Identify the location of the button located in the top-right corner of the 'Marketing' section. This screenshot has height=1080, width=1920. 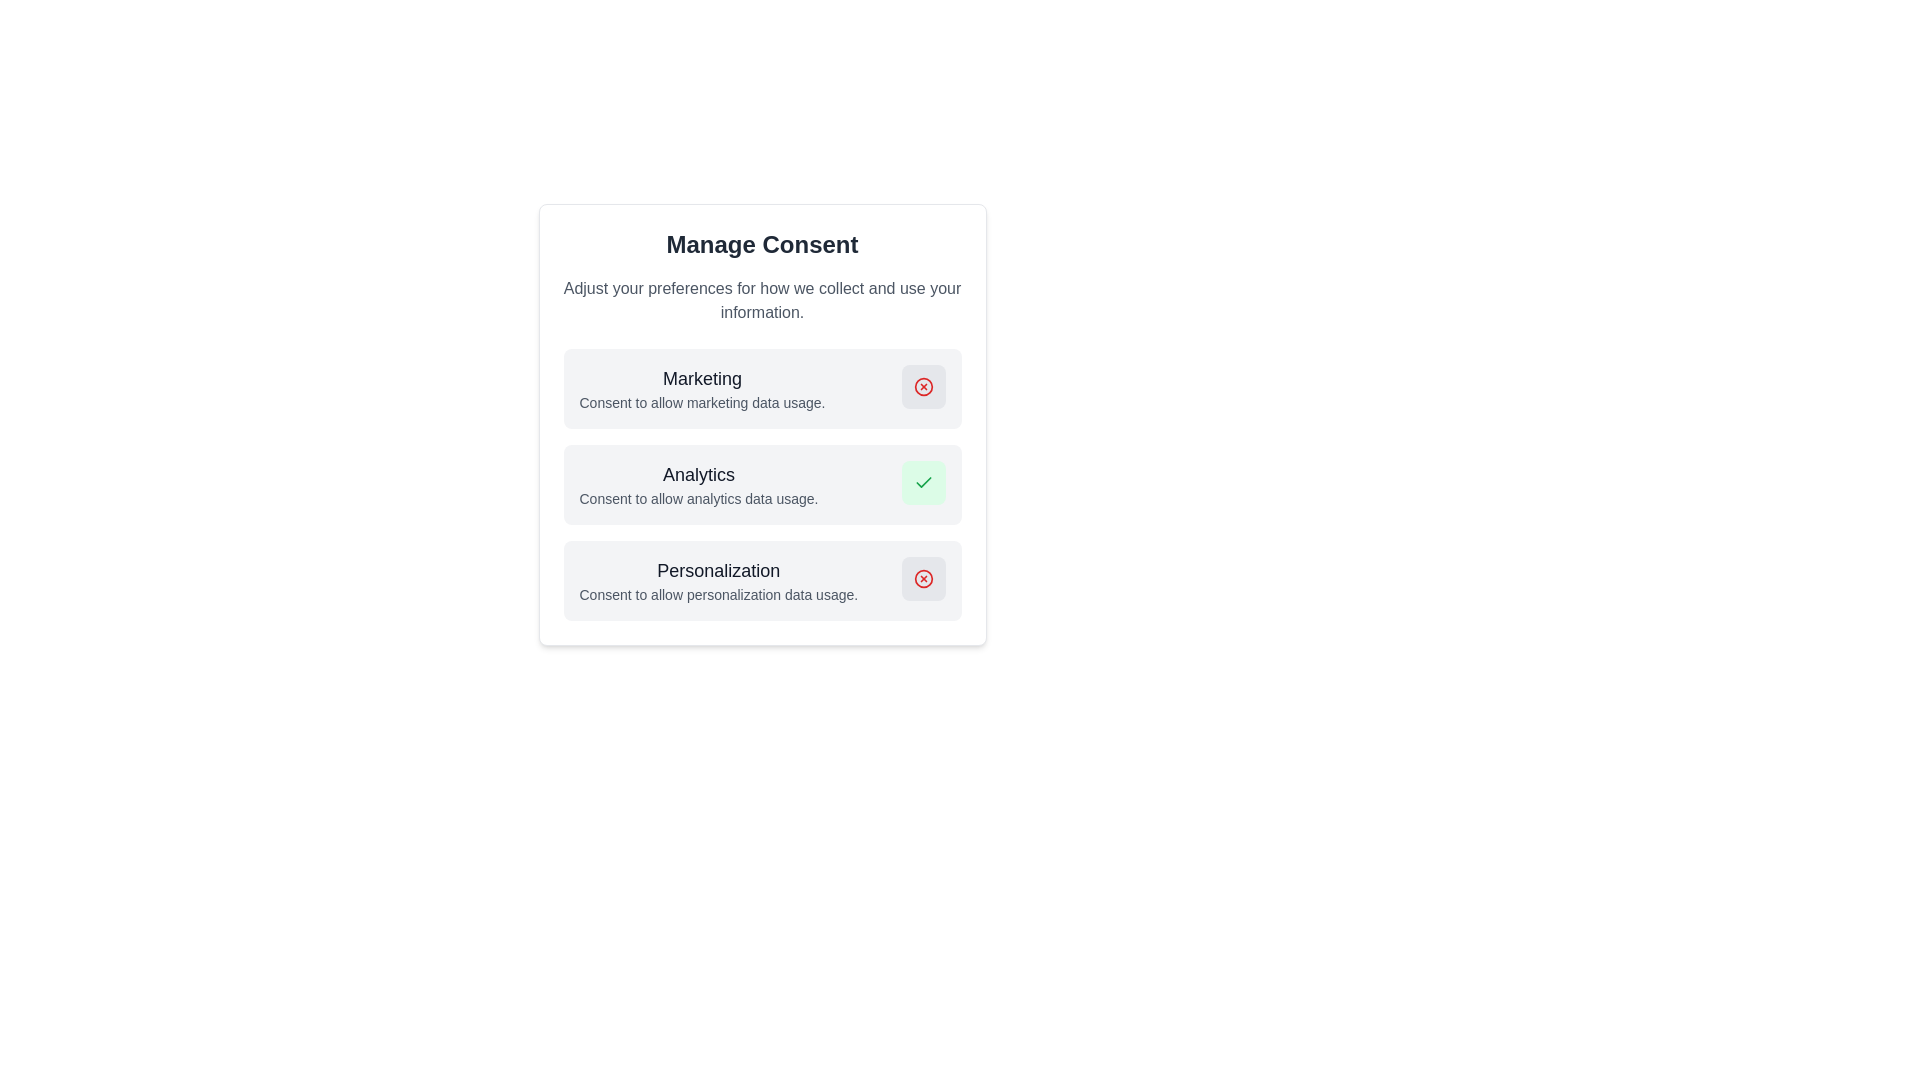
(922, 386).